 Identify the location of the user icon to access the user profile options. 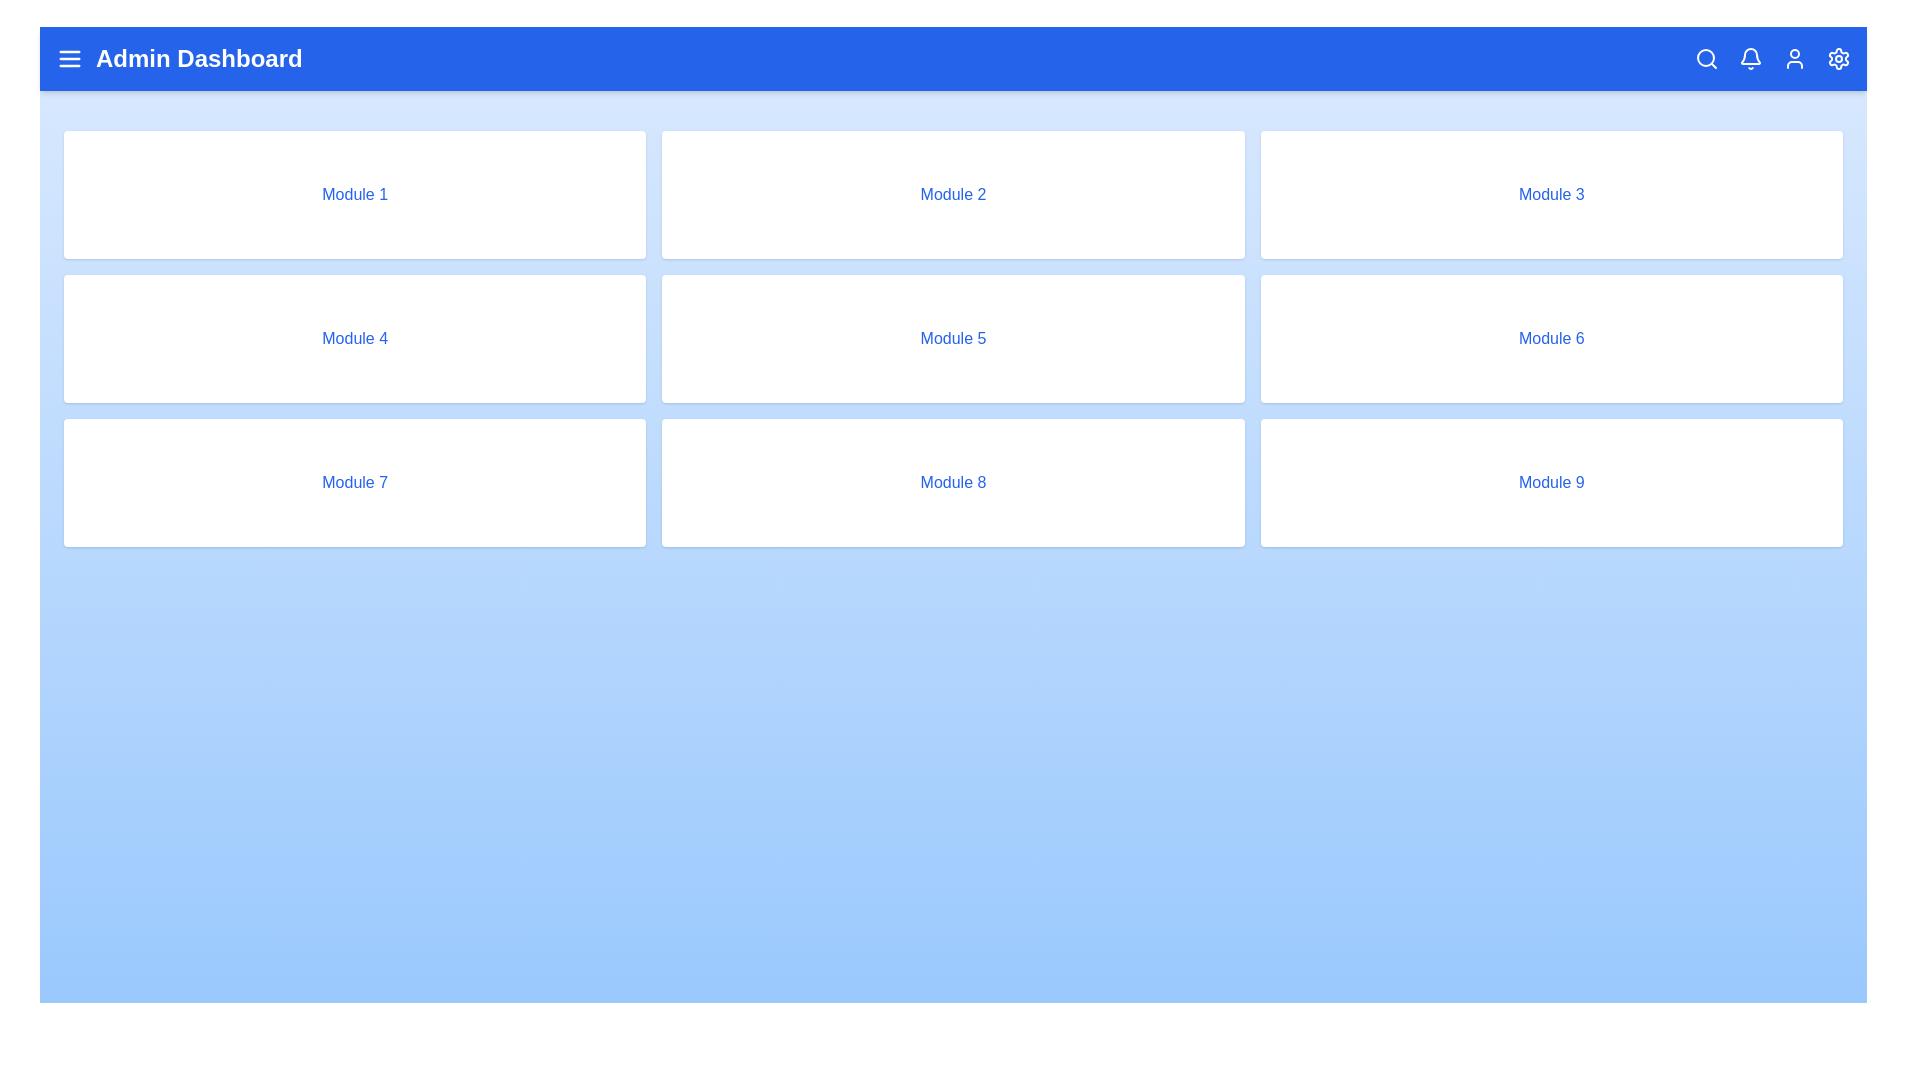
(1795, 57).